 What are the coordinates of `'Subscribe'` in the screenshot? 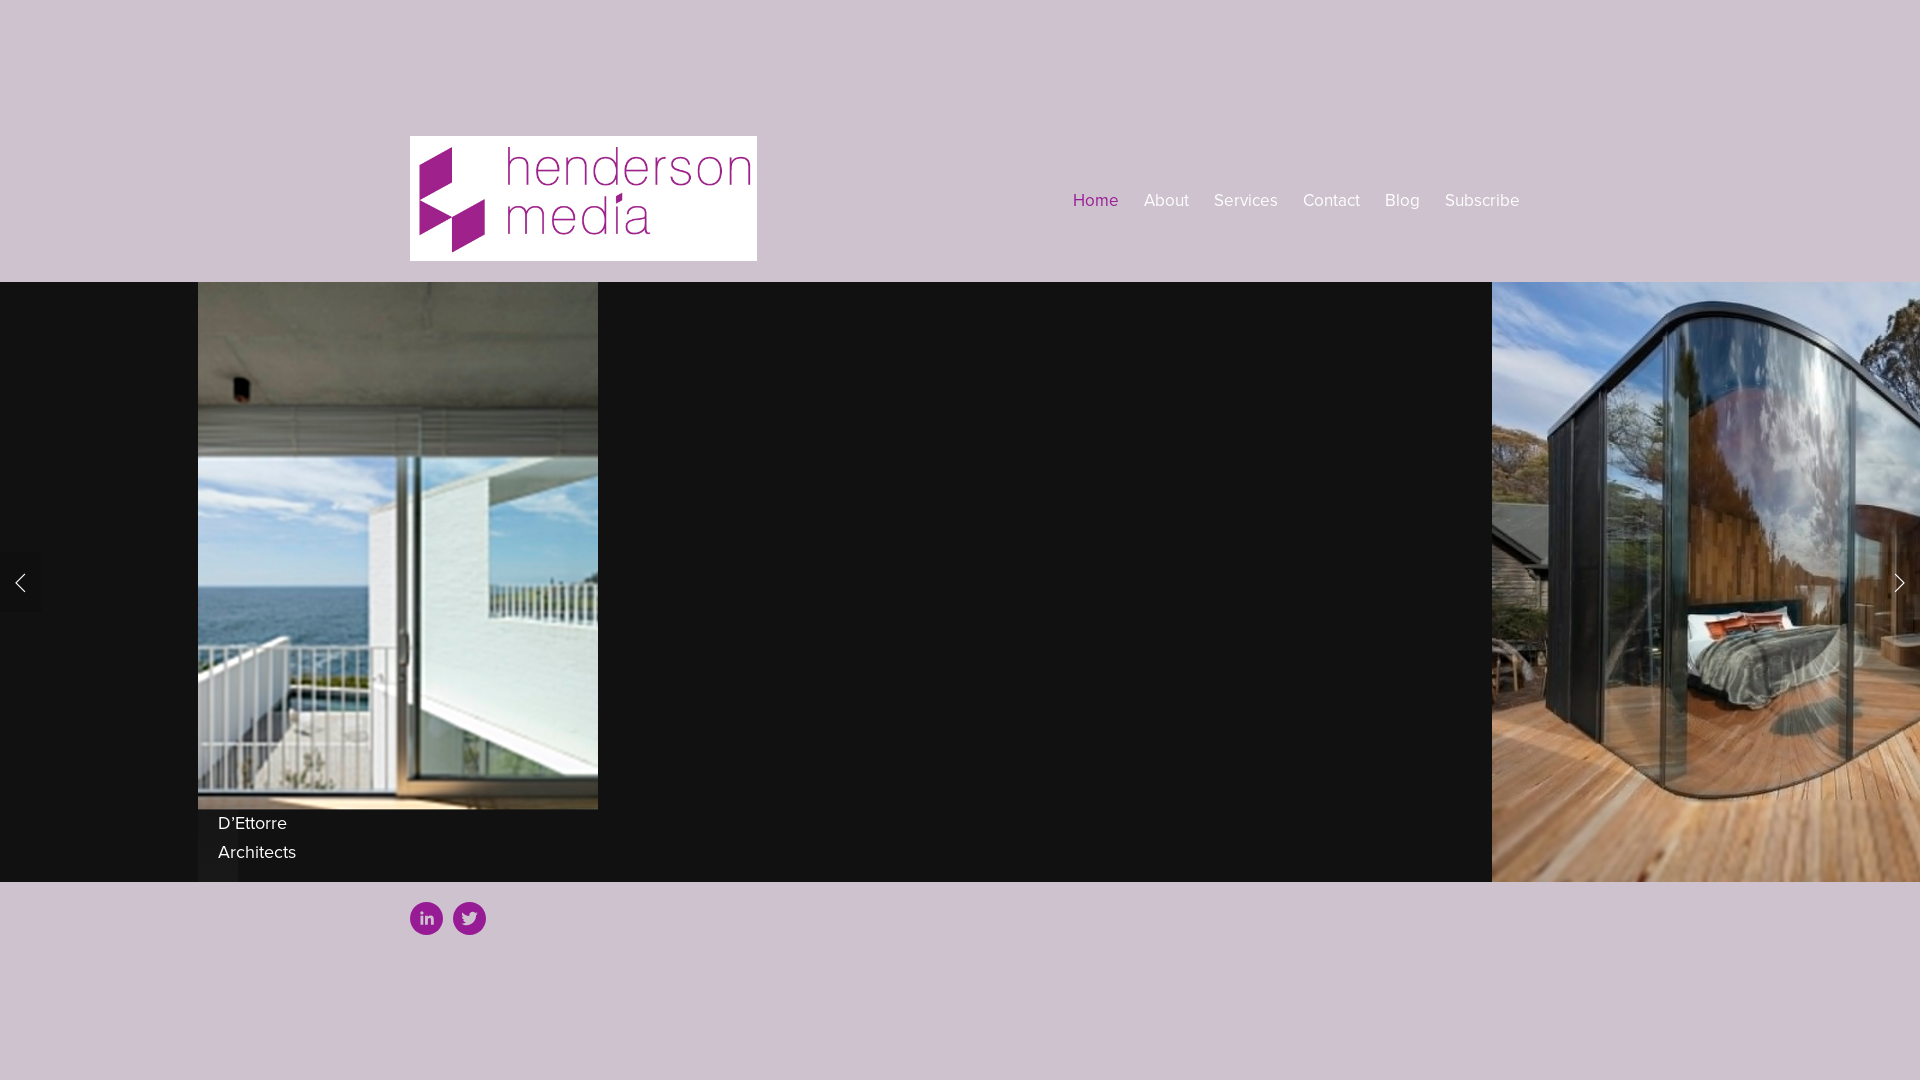 It's located at (1482, 200).